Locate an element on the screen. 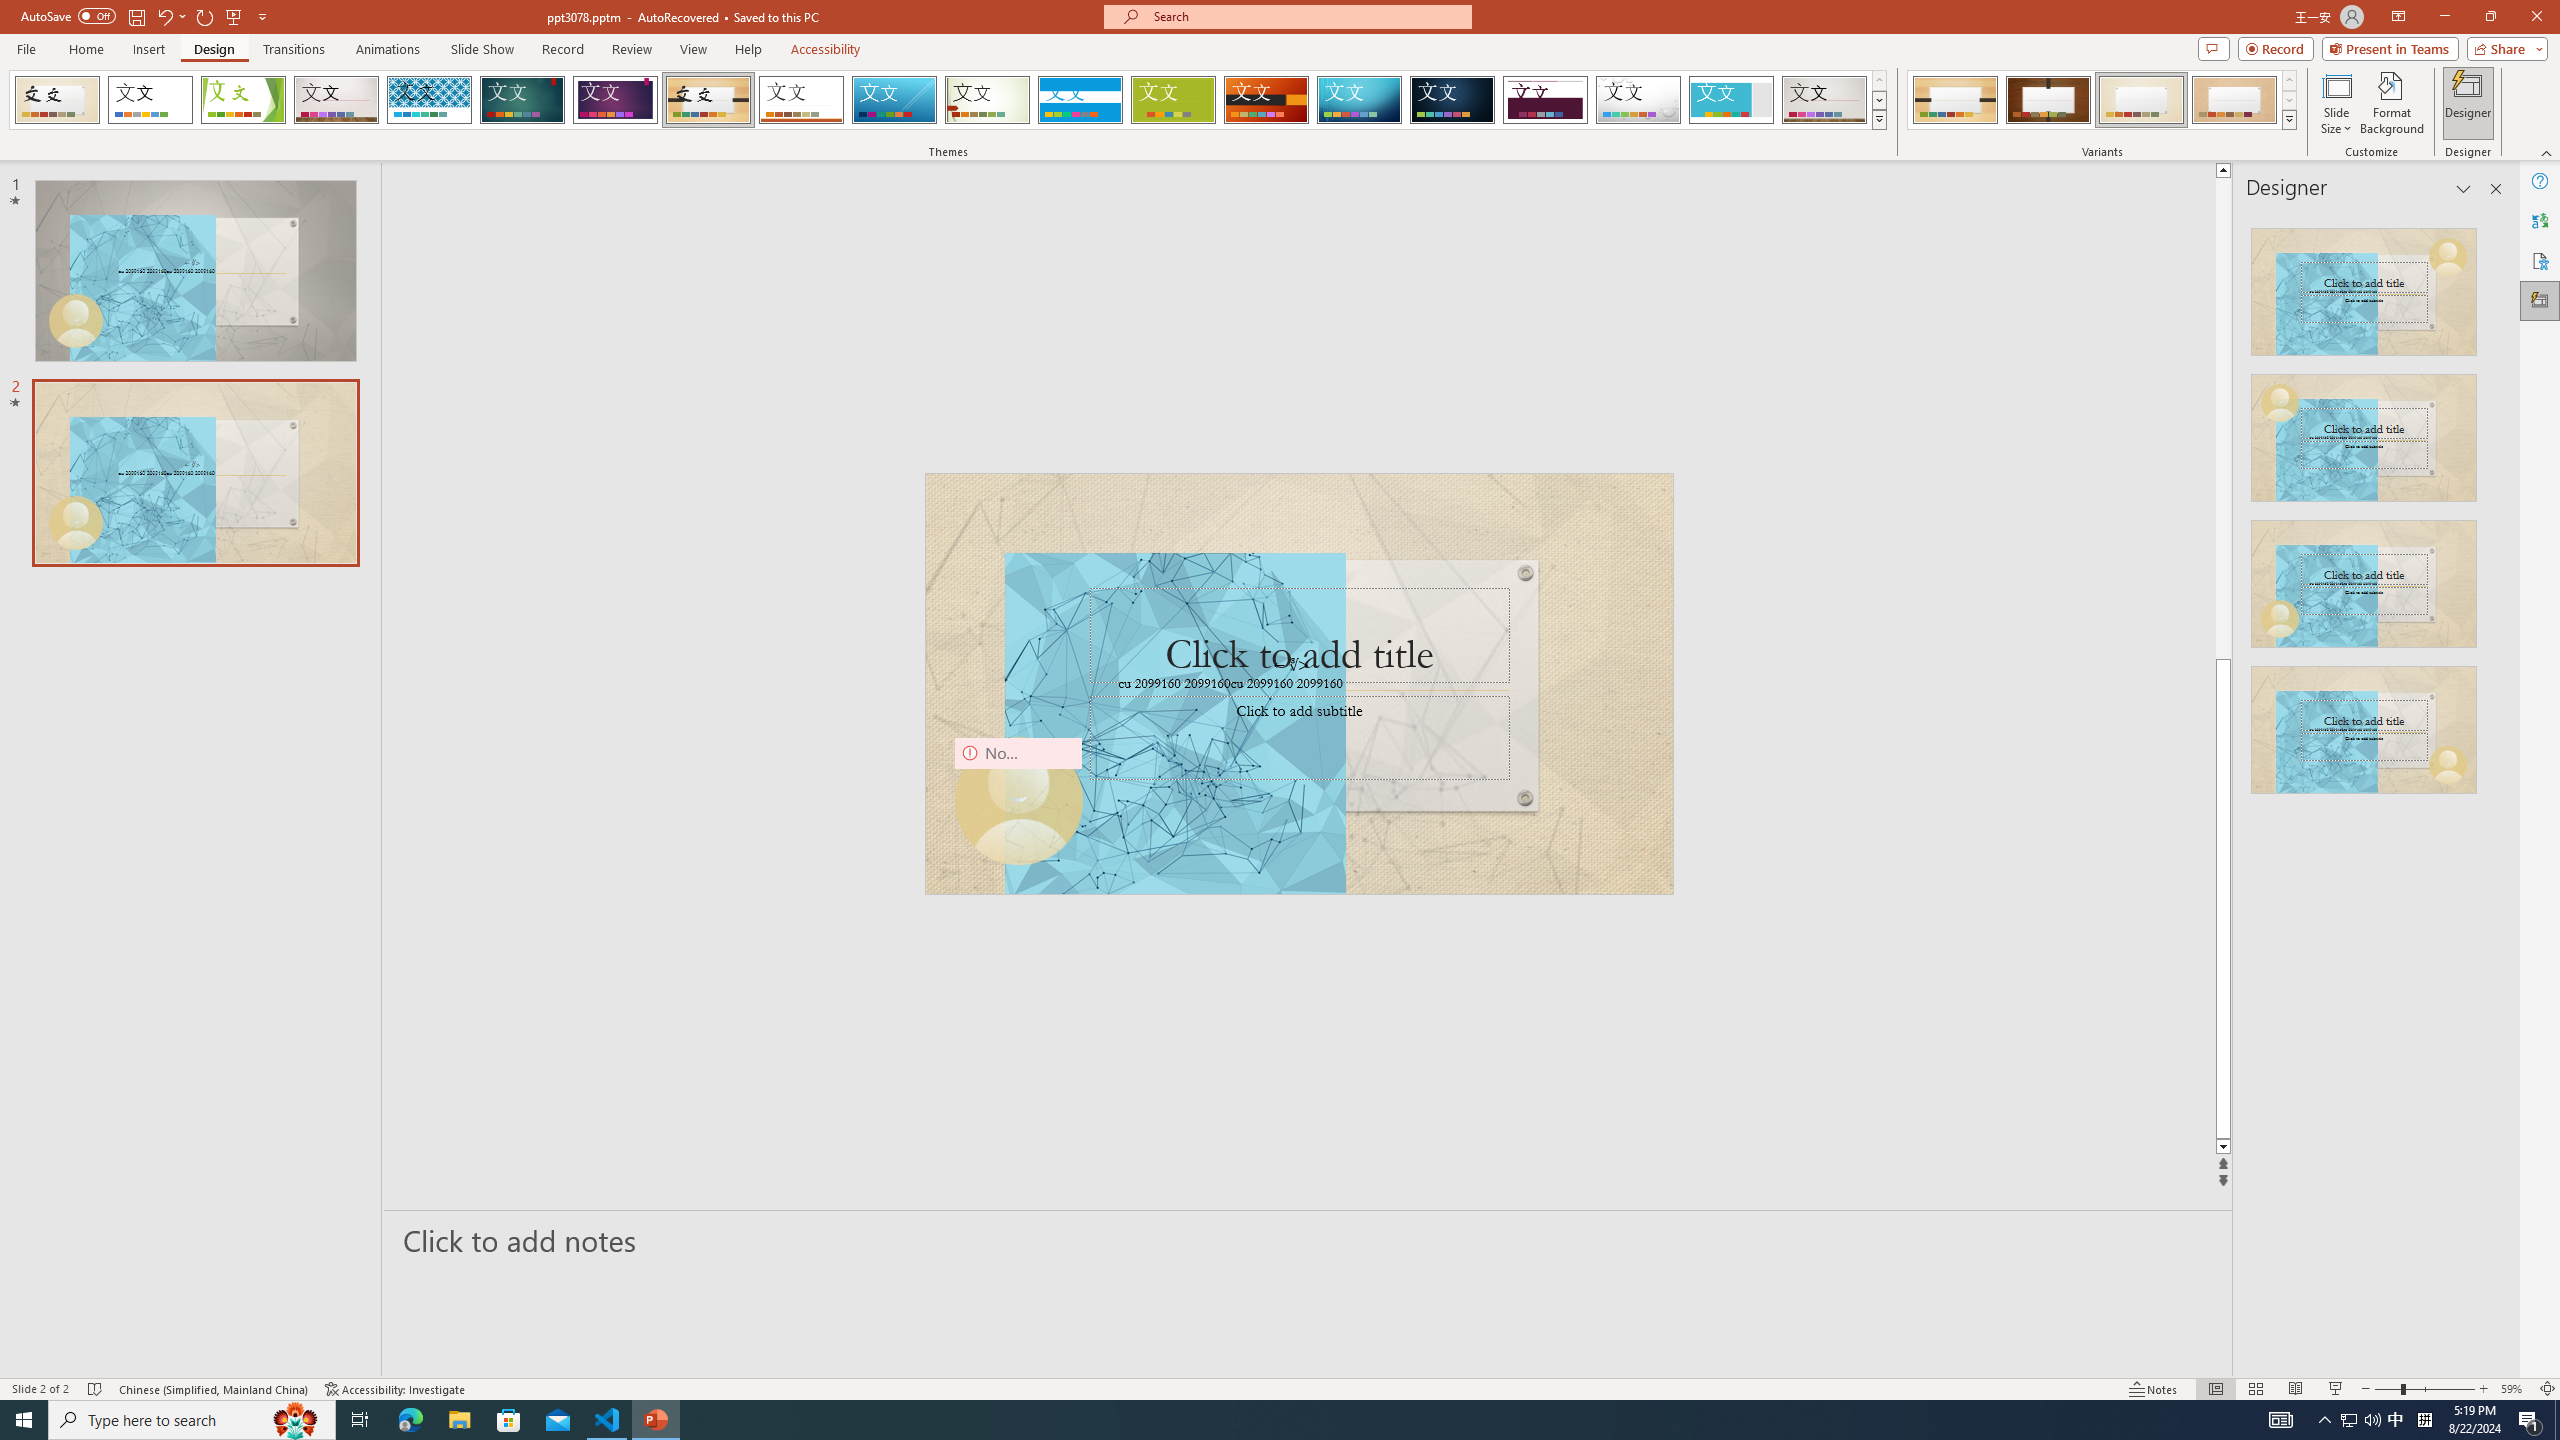 This screenshot has height=1440, width=2560. 'Dividend' is located at coordinates (1545, 99).